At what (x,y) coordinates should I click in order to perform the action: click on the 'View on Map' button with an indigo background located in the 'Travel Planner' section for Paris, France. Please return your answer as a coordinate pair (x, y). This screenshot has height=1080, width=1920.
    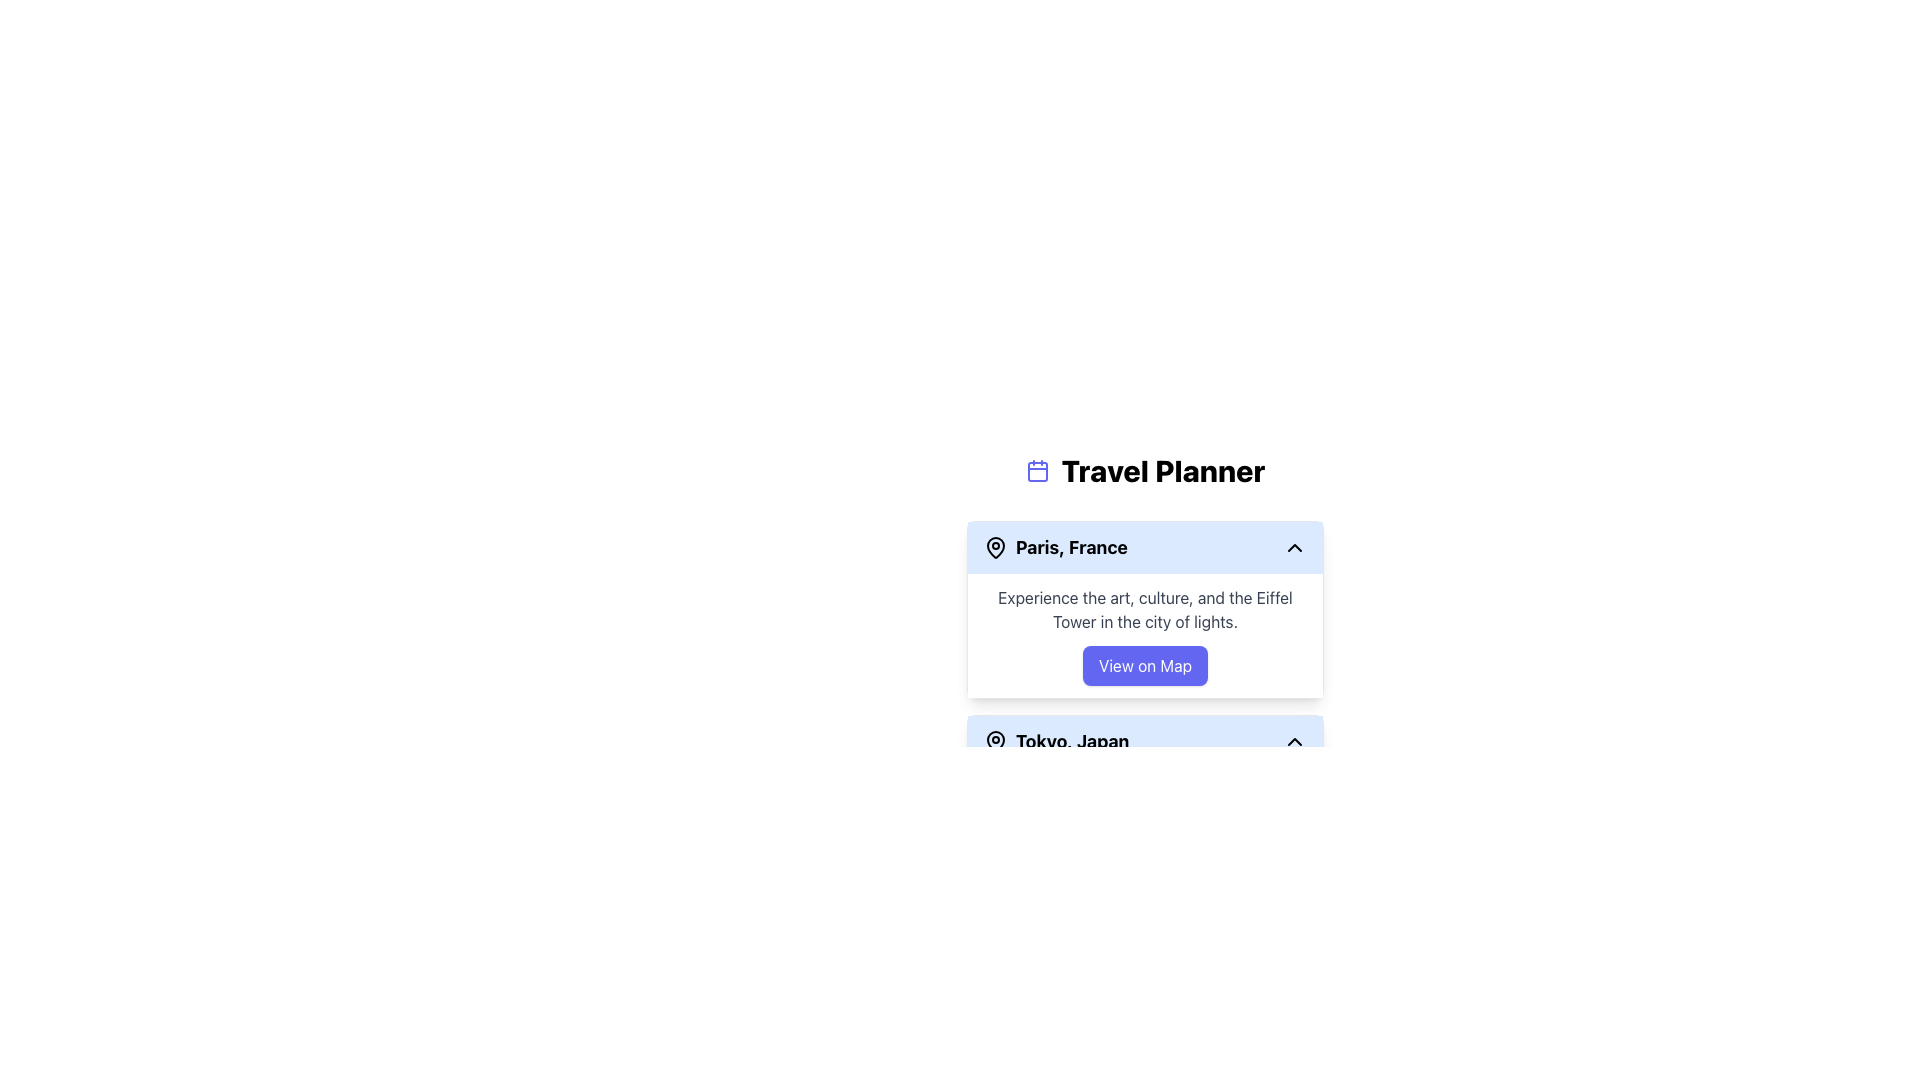
    Looking at the image, I should click on (1145, 666).